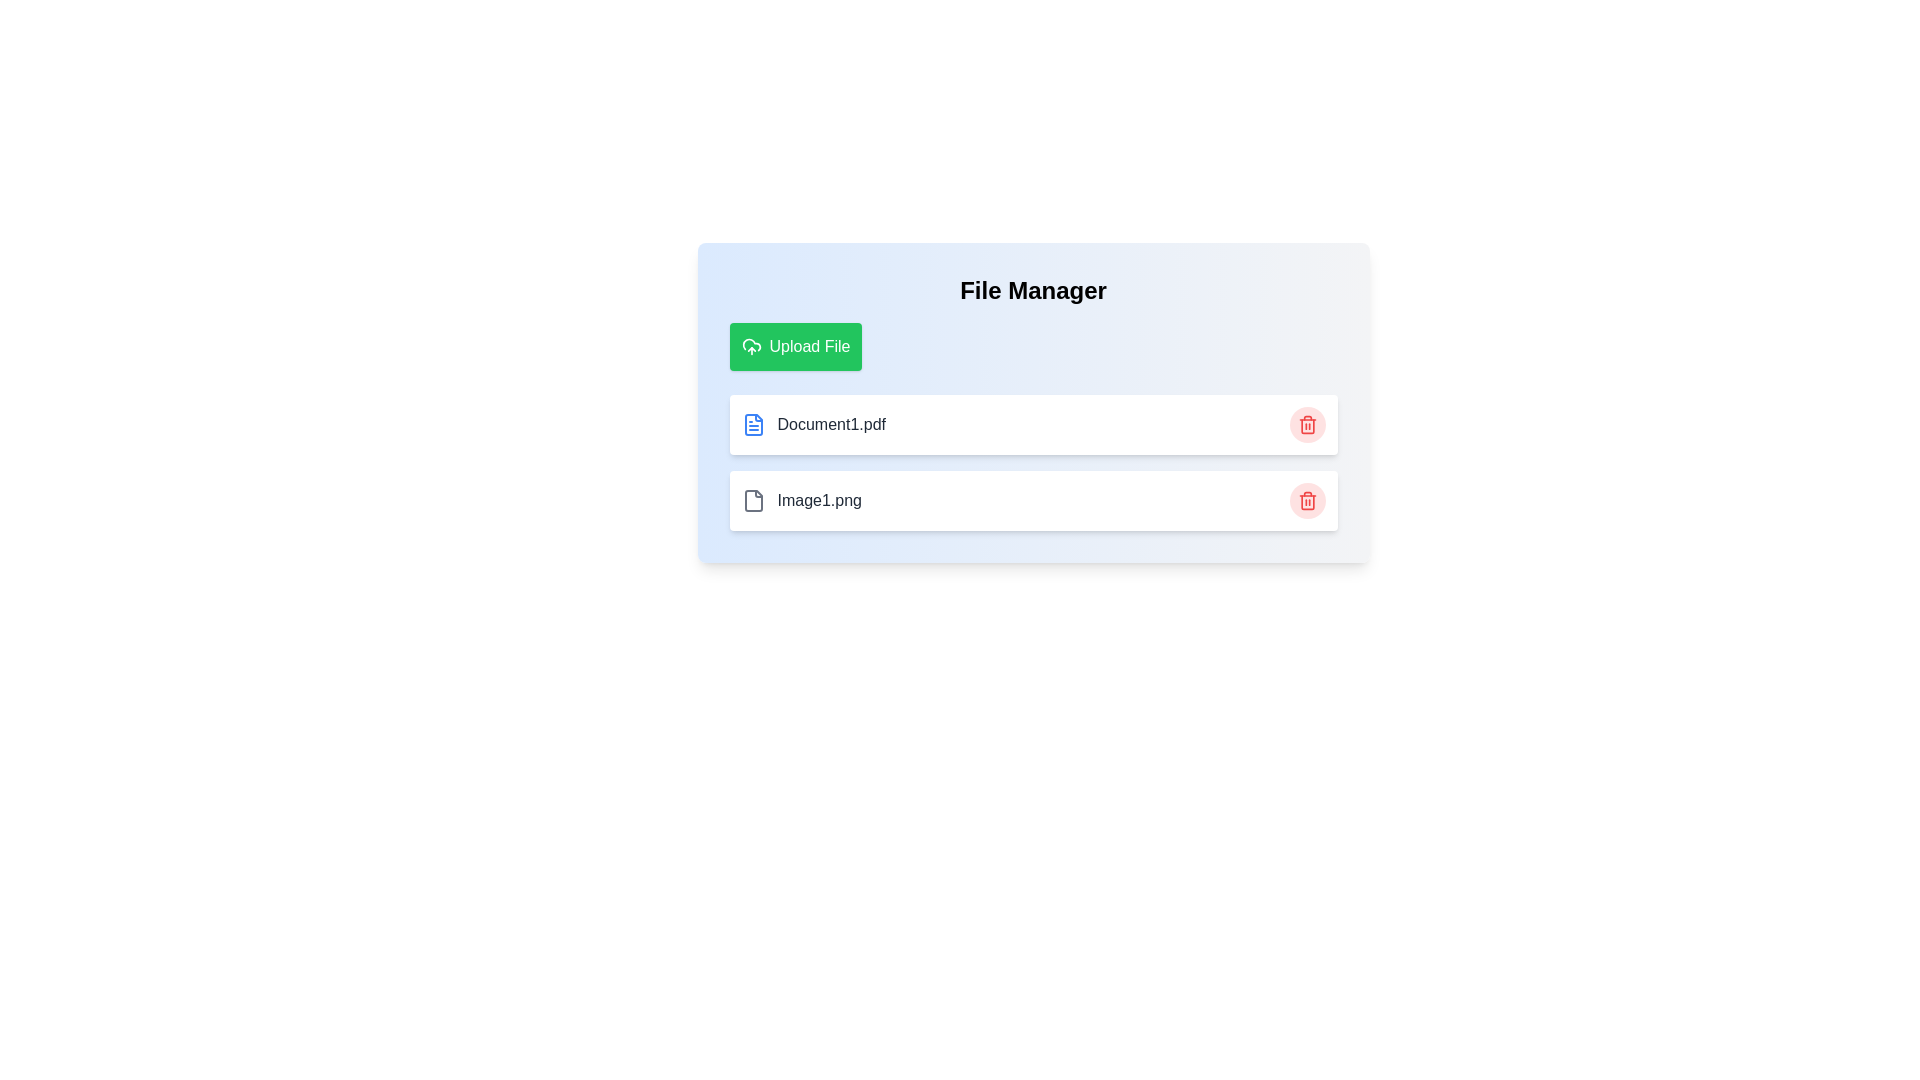 This screenshot has height=1080, width=1920. Describe the element at coordinates (795, 346) in the screenshot. I see `the upload button located directly below the 'File Manager' title` at that location.